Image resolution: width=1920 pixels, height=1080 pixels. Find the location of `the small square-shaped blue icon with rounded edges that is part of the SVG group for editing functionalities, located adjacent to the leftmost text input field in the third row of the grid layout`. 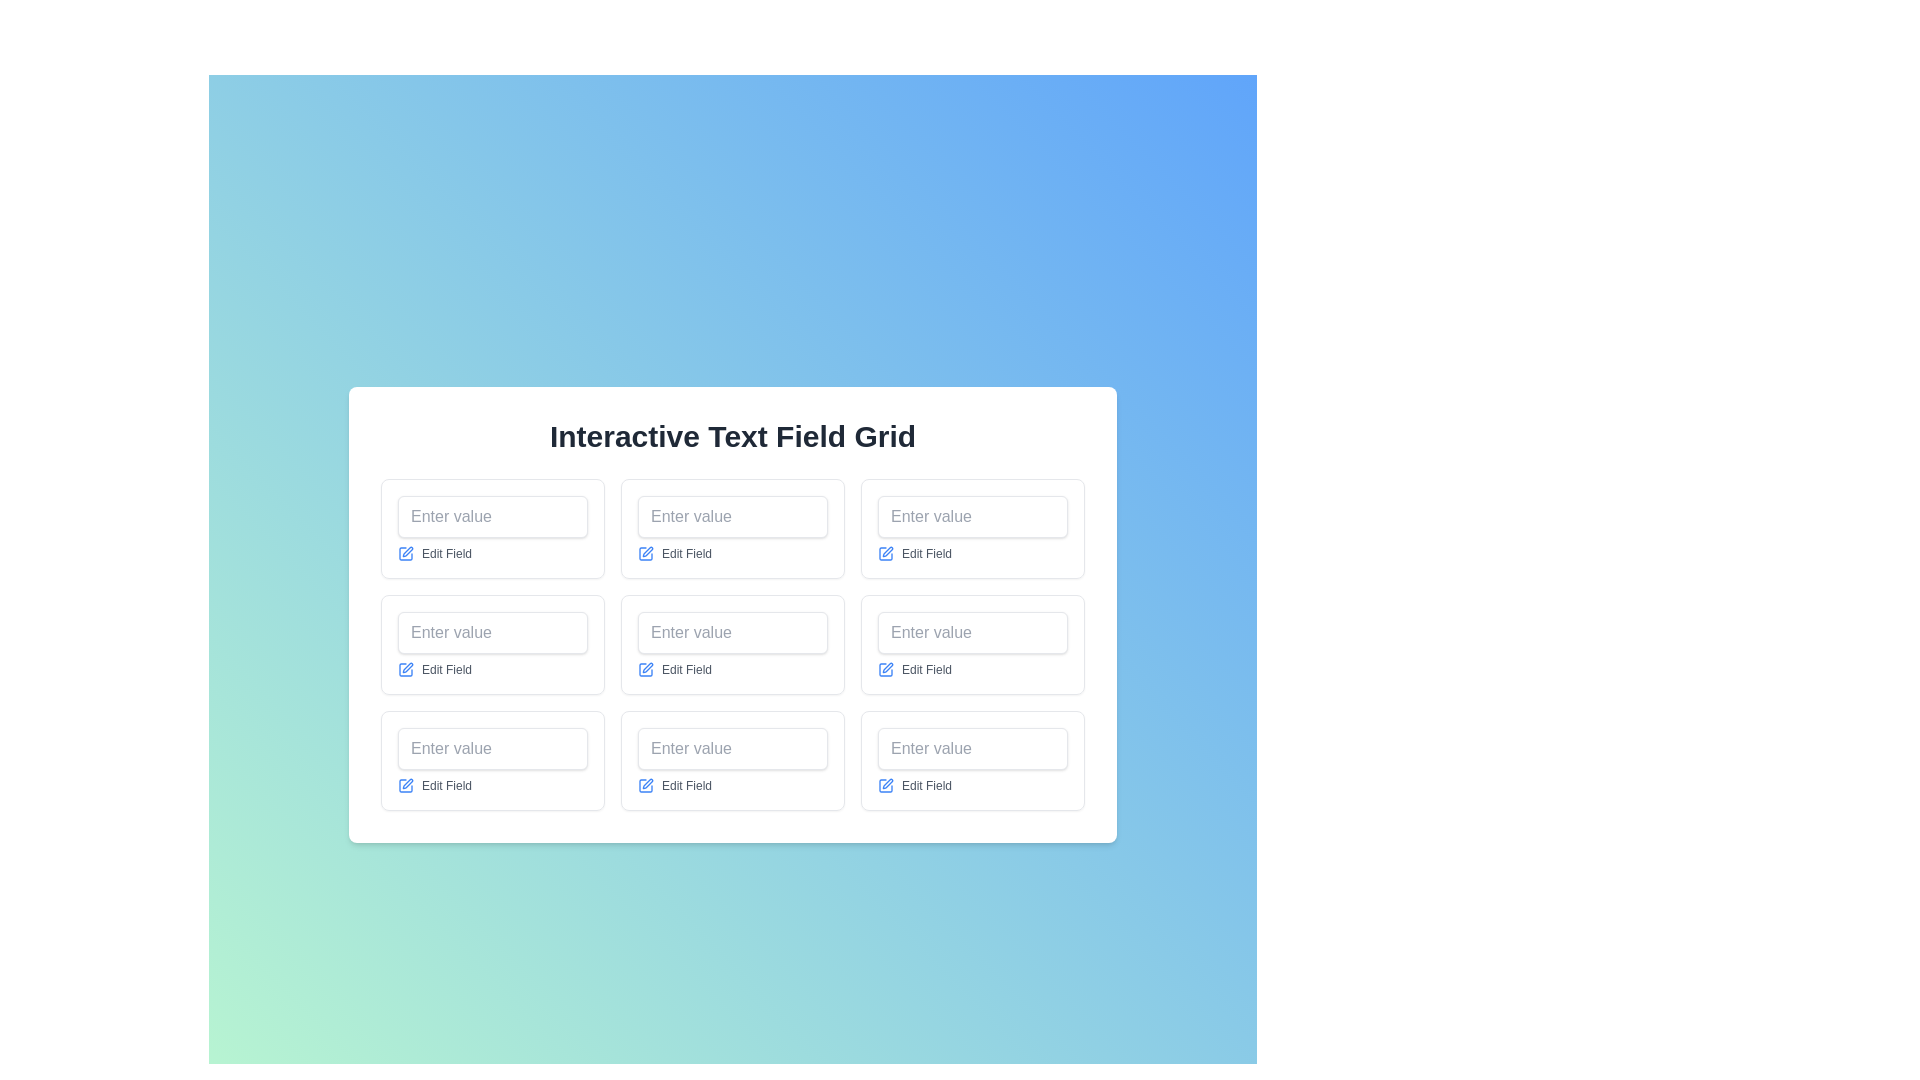

the small square-shaped blue icon with rounded edges that is part of the SVG group for editing functionalities, located adjacent to the leftmost text input field in the third row of the grid layout is located at coordinates (405, 670).